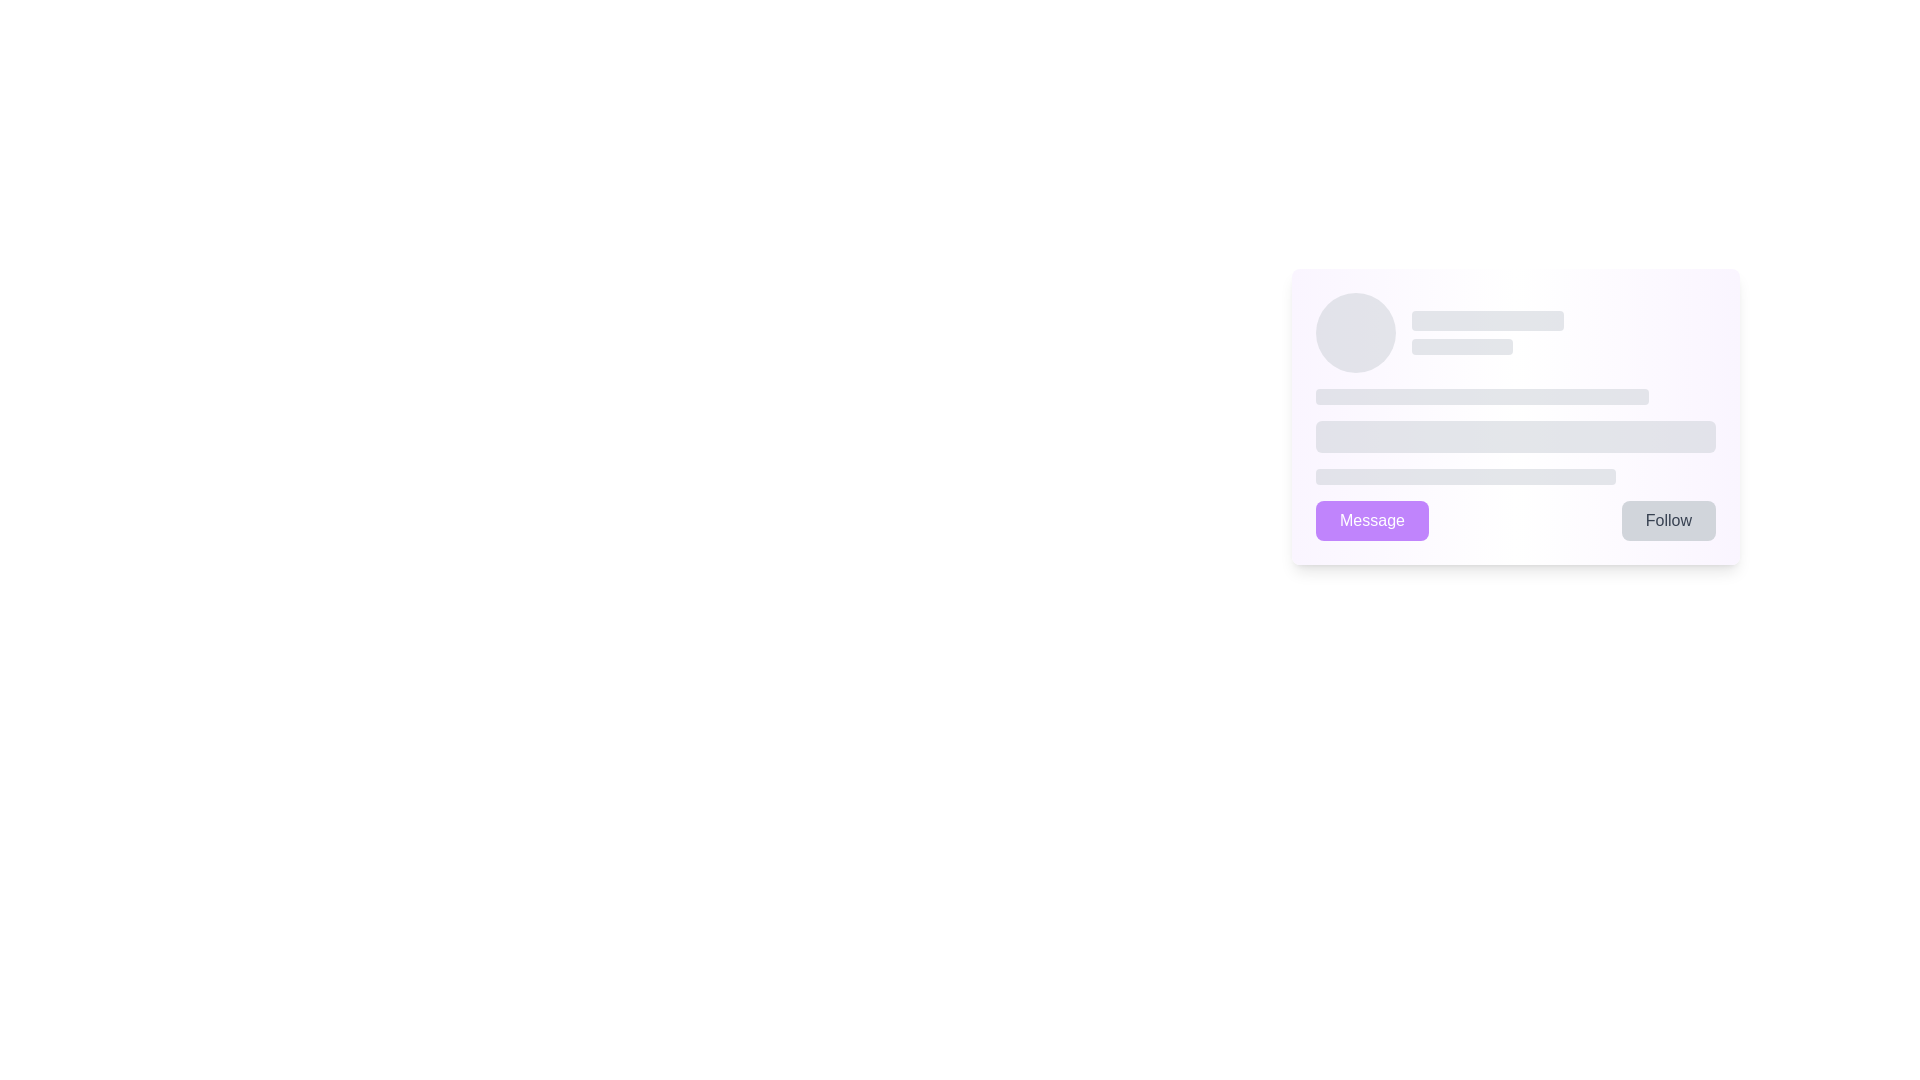 The width and height of the screenshot is (1920, 1080). Describe the element at coordinates (1563, 331) in the screenshot. I see `the Skeleton Loading Placeholder, which consists of two vertically stacked rectangular bars with rounded corners, located to the right of a circular profile picture placeholder` at that location.